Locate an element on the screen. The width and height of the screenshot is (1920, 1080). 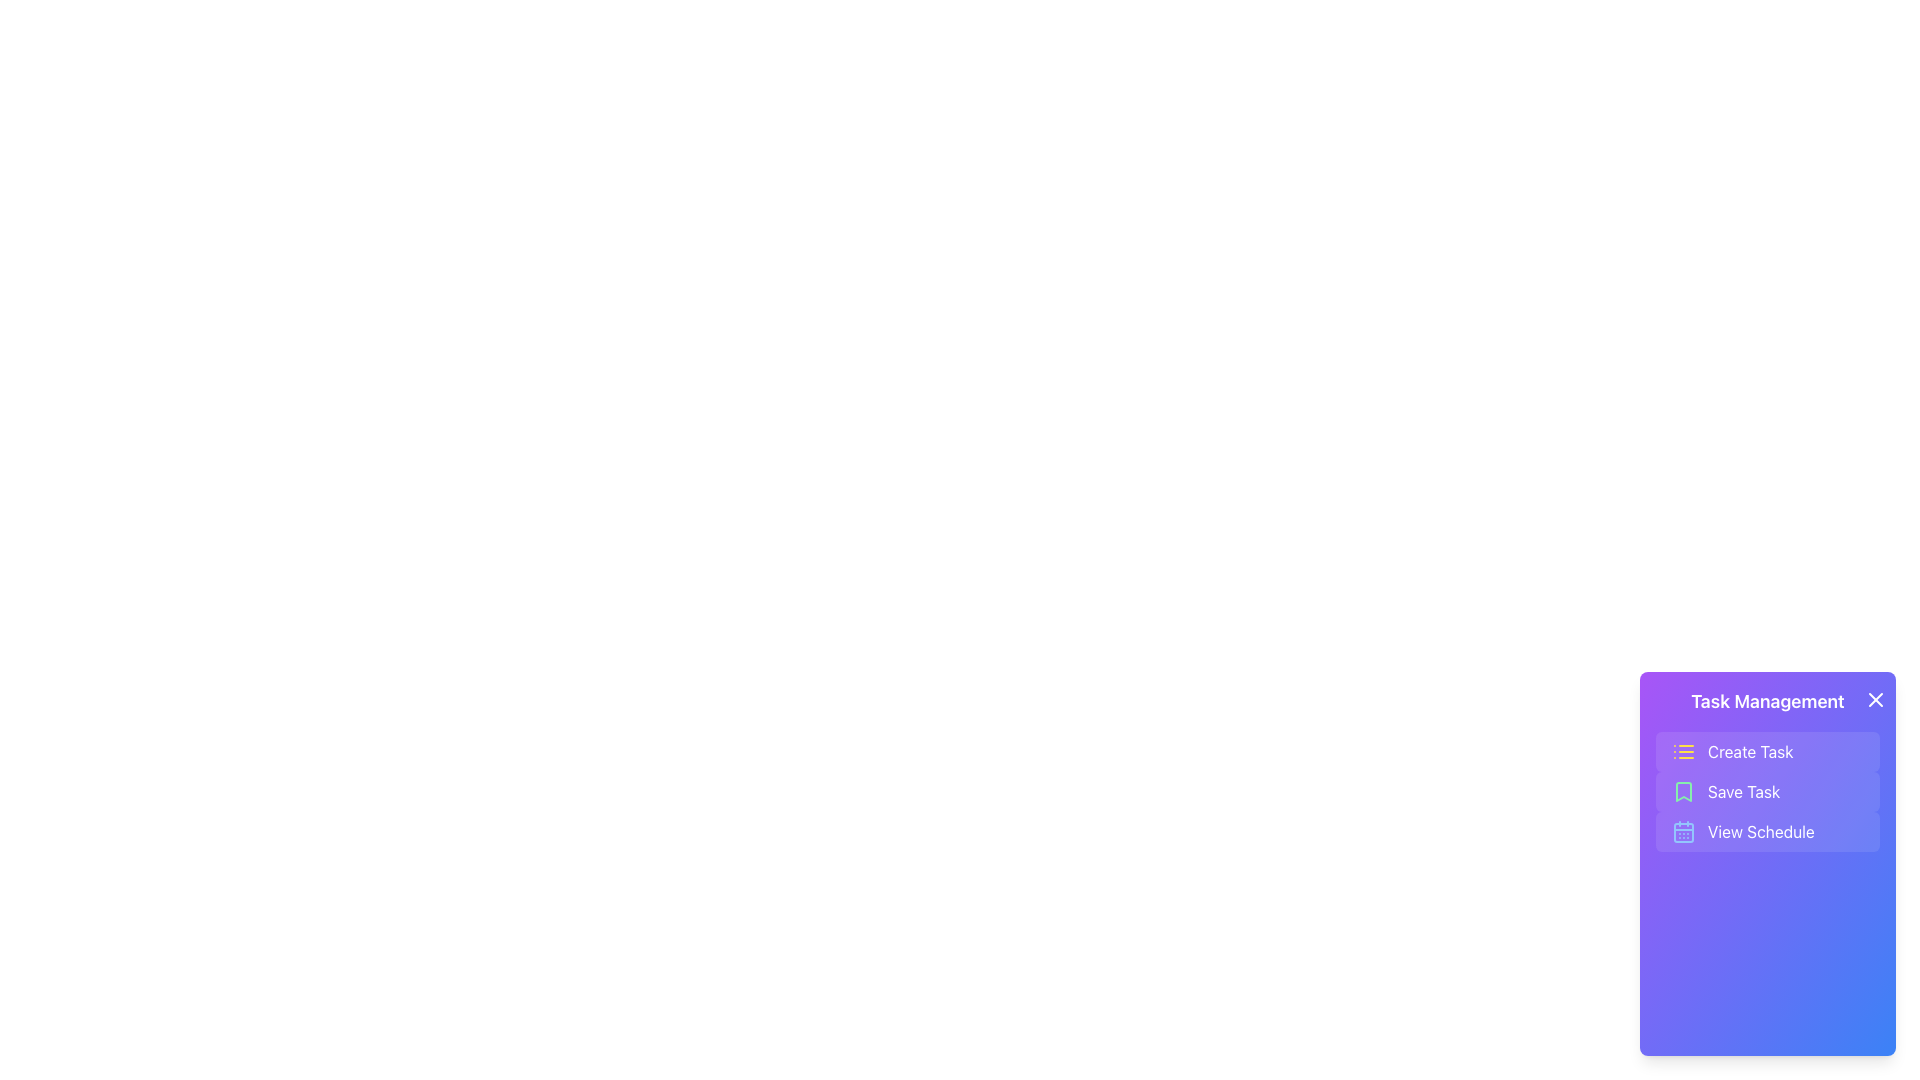
the Close Button, represented by a white 'X' icon inside a circular area, located in the upper-right corner of the 'Task Management' panel is located at coordinates (1875, 698).